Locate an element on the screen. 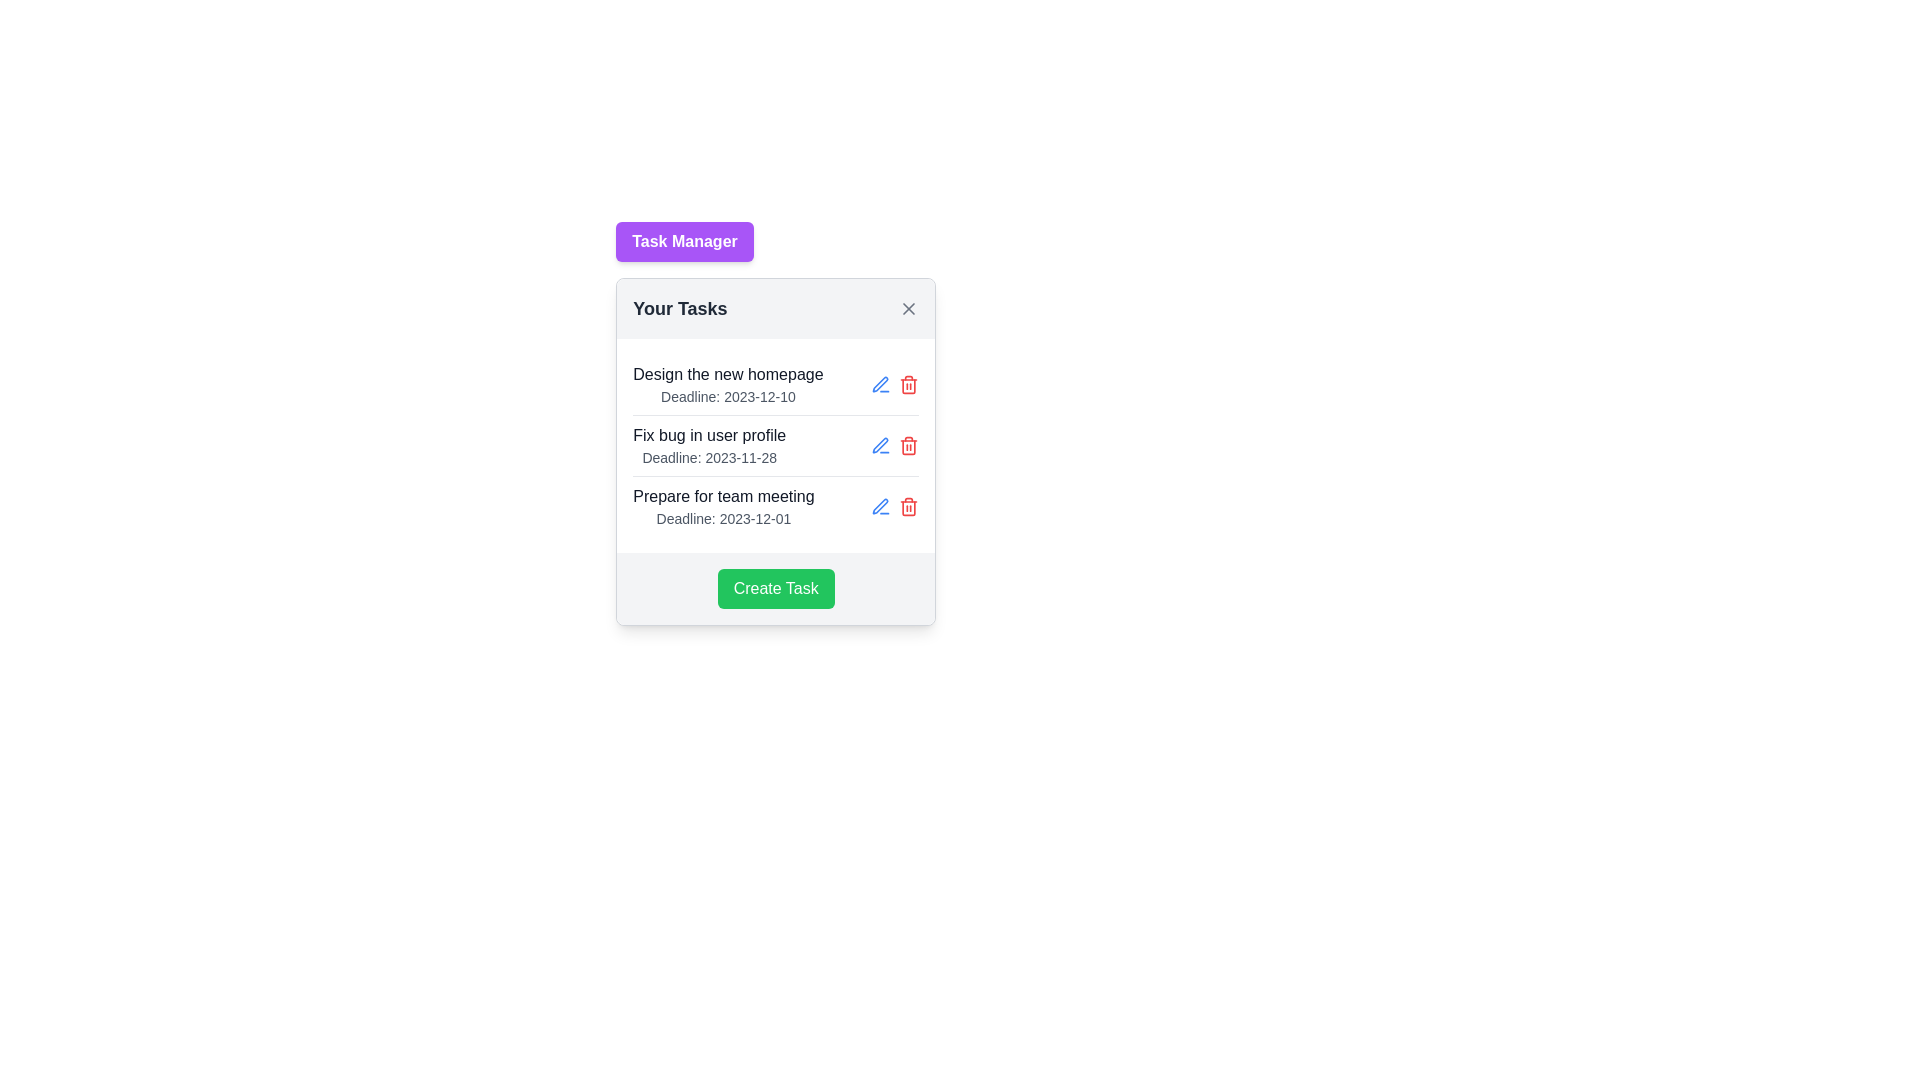 The image size is (1920, 1080). the second task entry in the task management application to view more details is located at coordinates (775, 444).